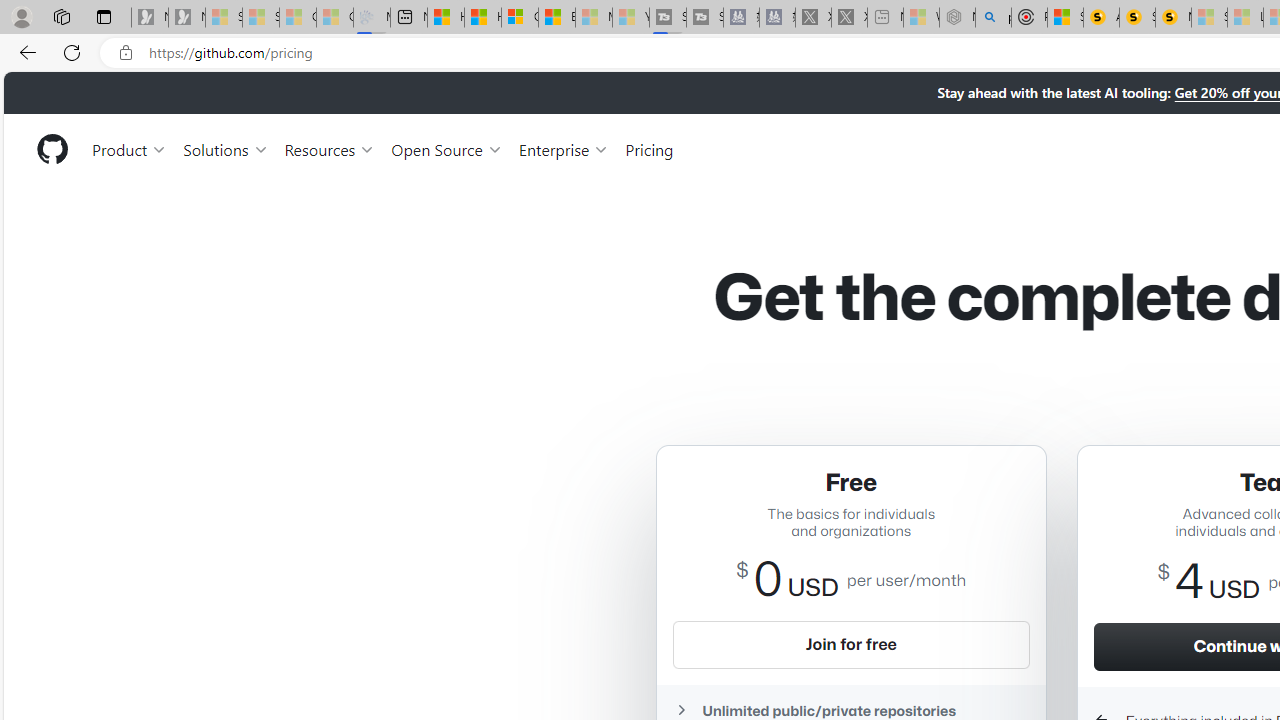  Describe the element at coordinates (562, 148) in the screenshot. I see `'Enterprise'` at that location.